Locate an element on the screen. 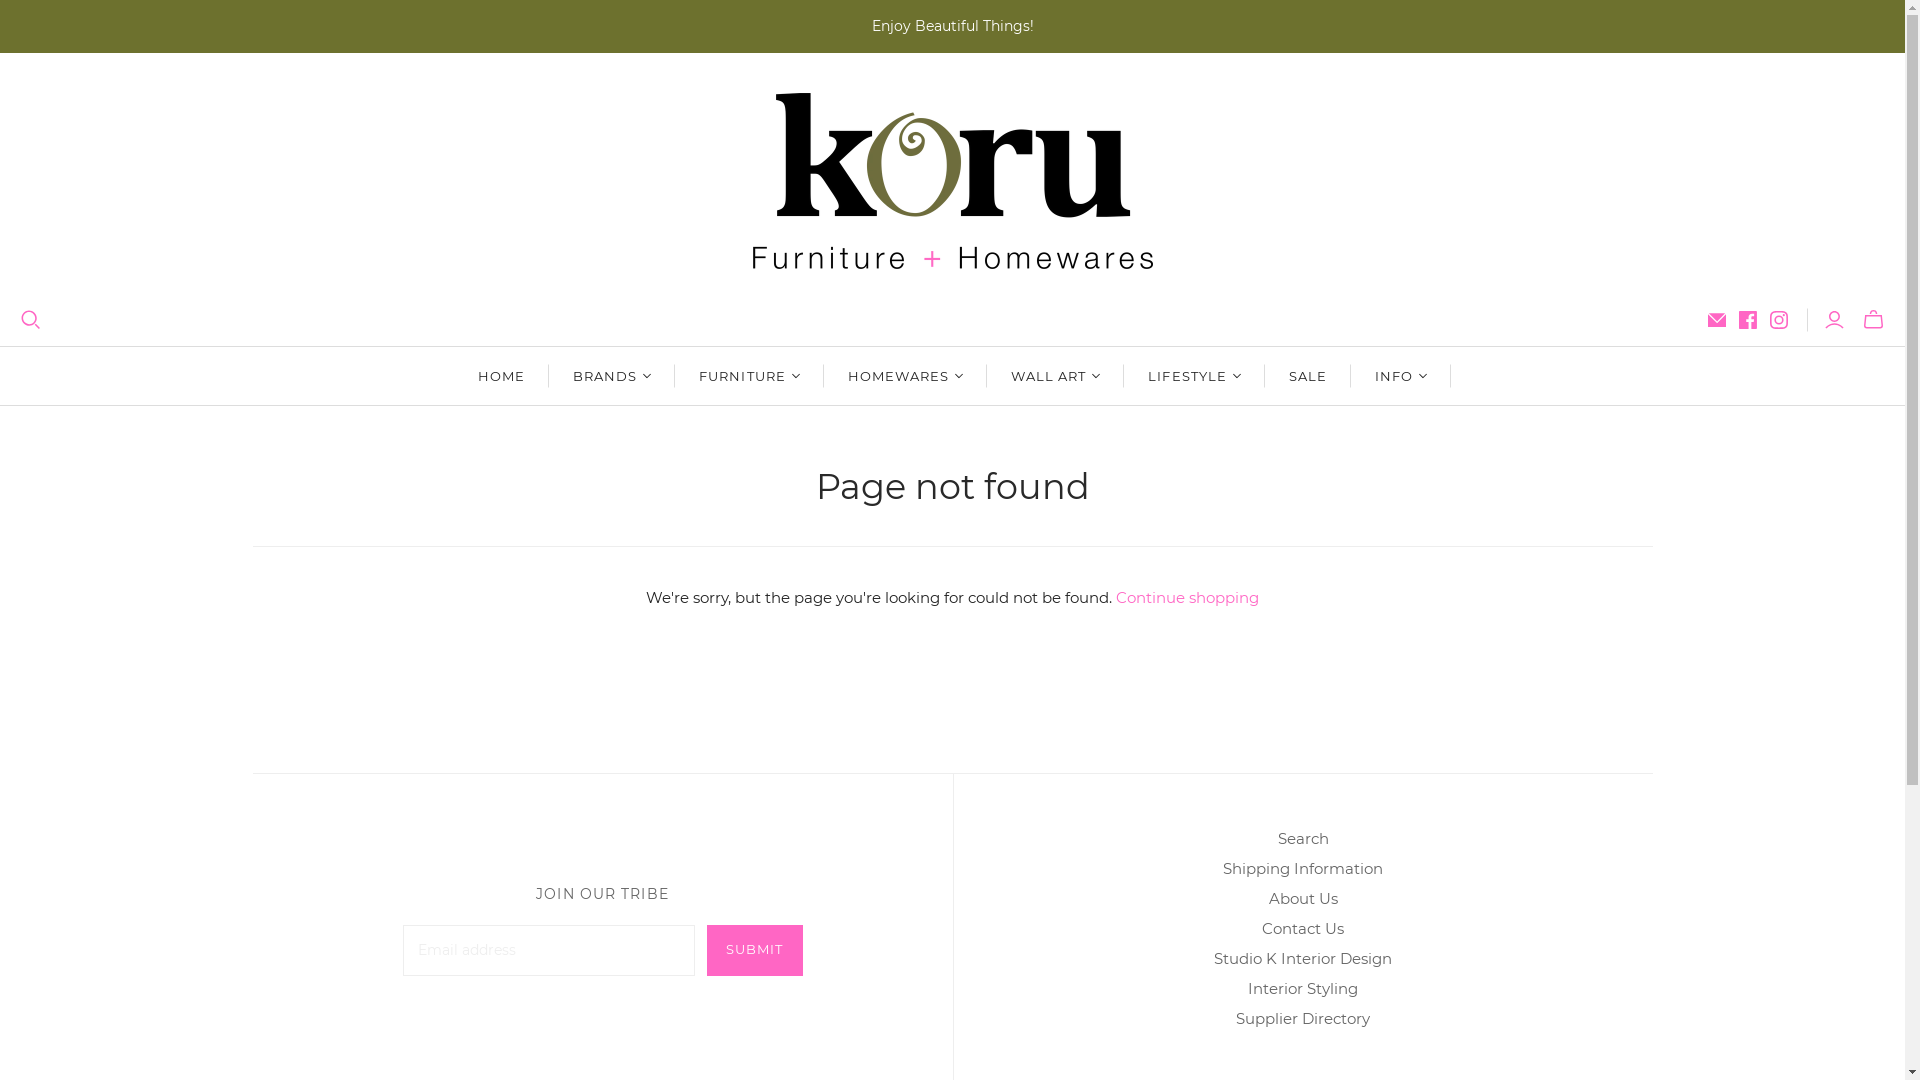 The width and height of the screenshot is (1920, 1080). 'Supplier Directory' is located at coordinates (1302, 1018).